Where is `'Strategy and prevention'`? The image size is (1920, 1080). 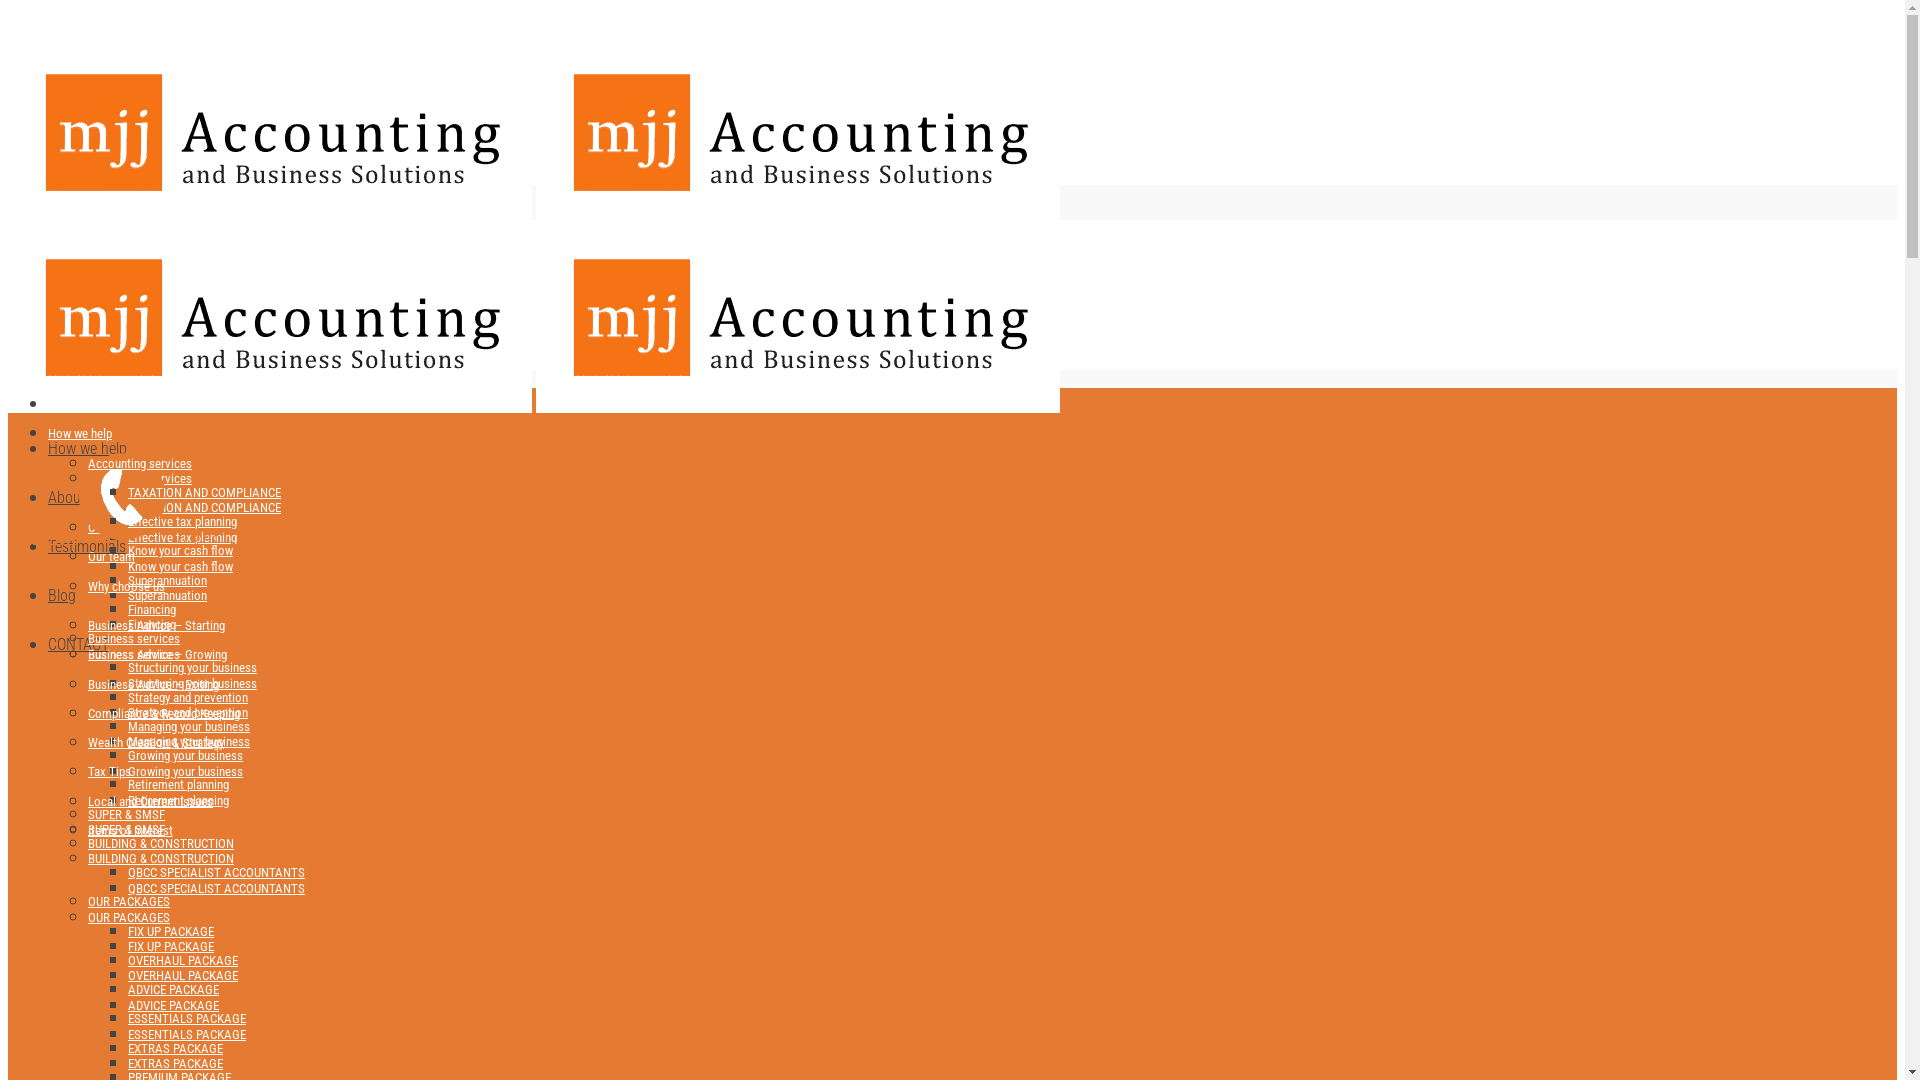 'Strategy and prevention' is located at coordinates (187, 696).